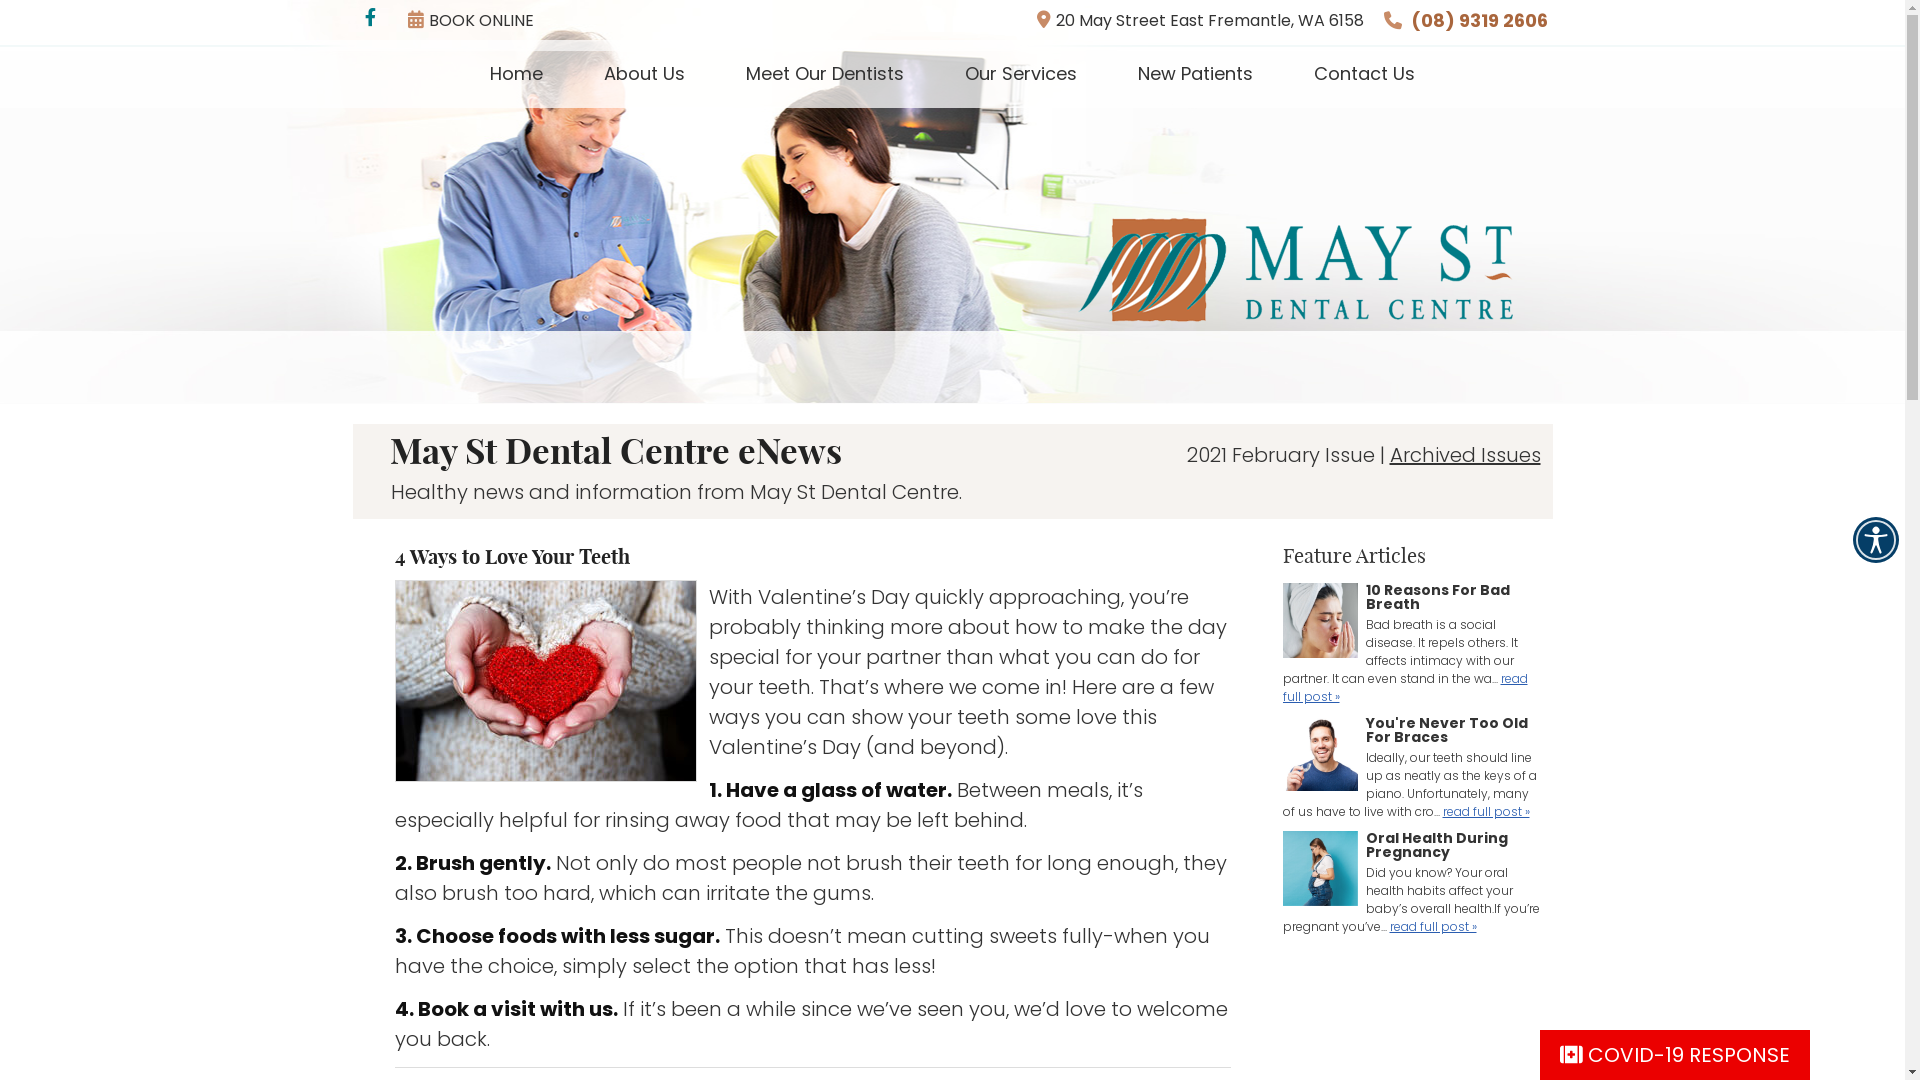  I want to click on '(08) 9319 2606', so click(1478, 20).